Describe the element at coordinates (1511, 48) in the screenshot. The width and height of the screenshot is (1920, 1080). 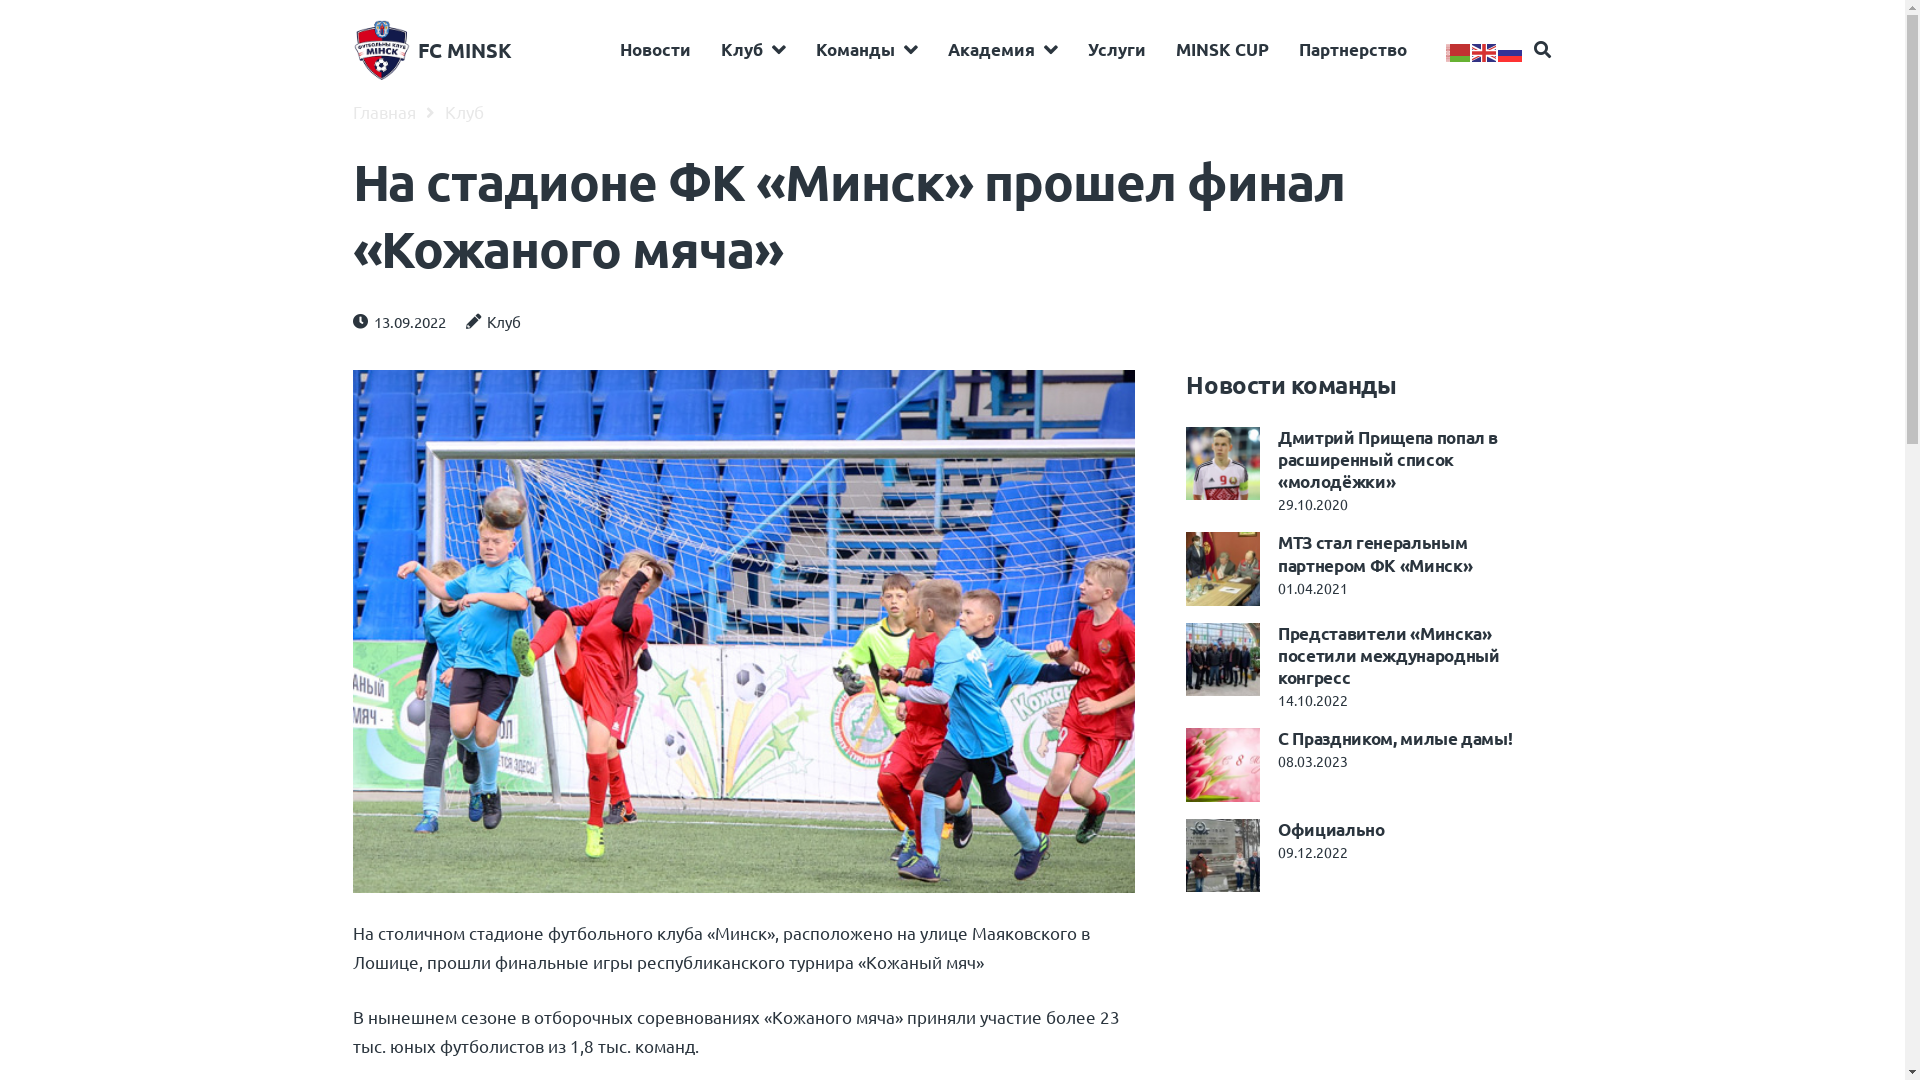
I see `'Russian'` at that location.